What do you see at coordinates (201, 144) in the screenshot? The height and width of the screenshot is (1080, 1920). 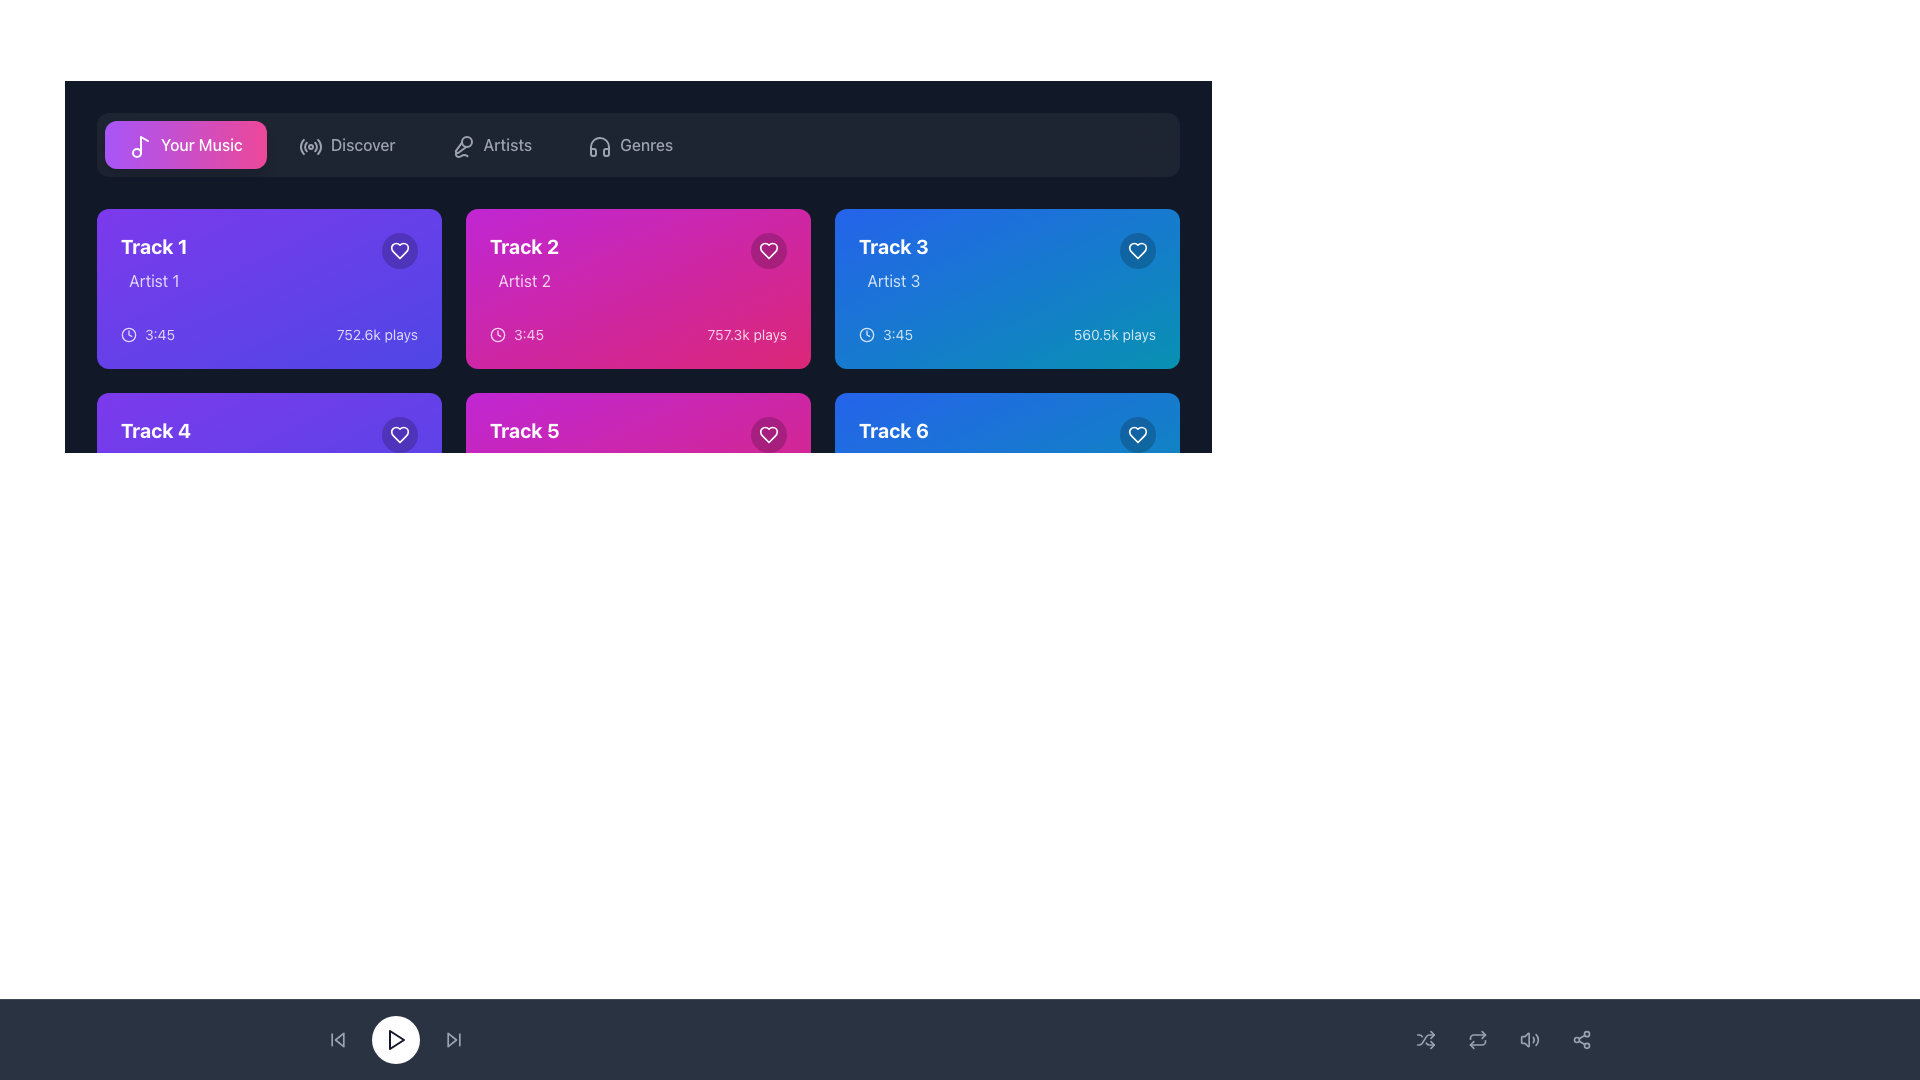 I see `the 'Your Music' text label, which is located to the right of a musical note icon, to trigger potential visual effects` at bounding box center [201, 144].